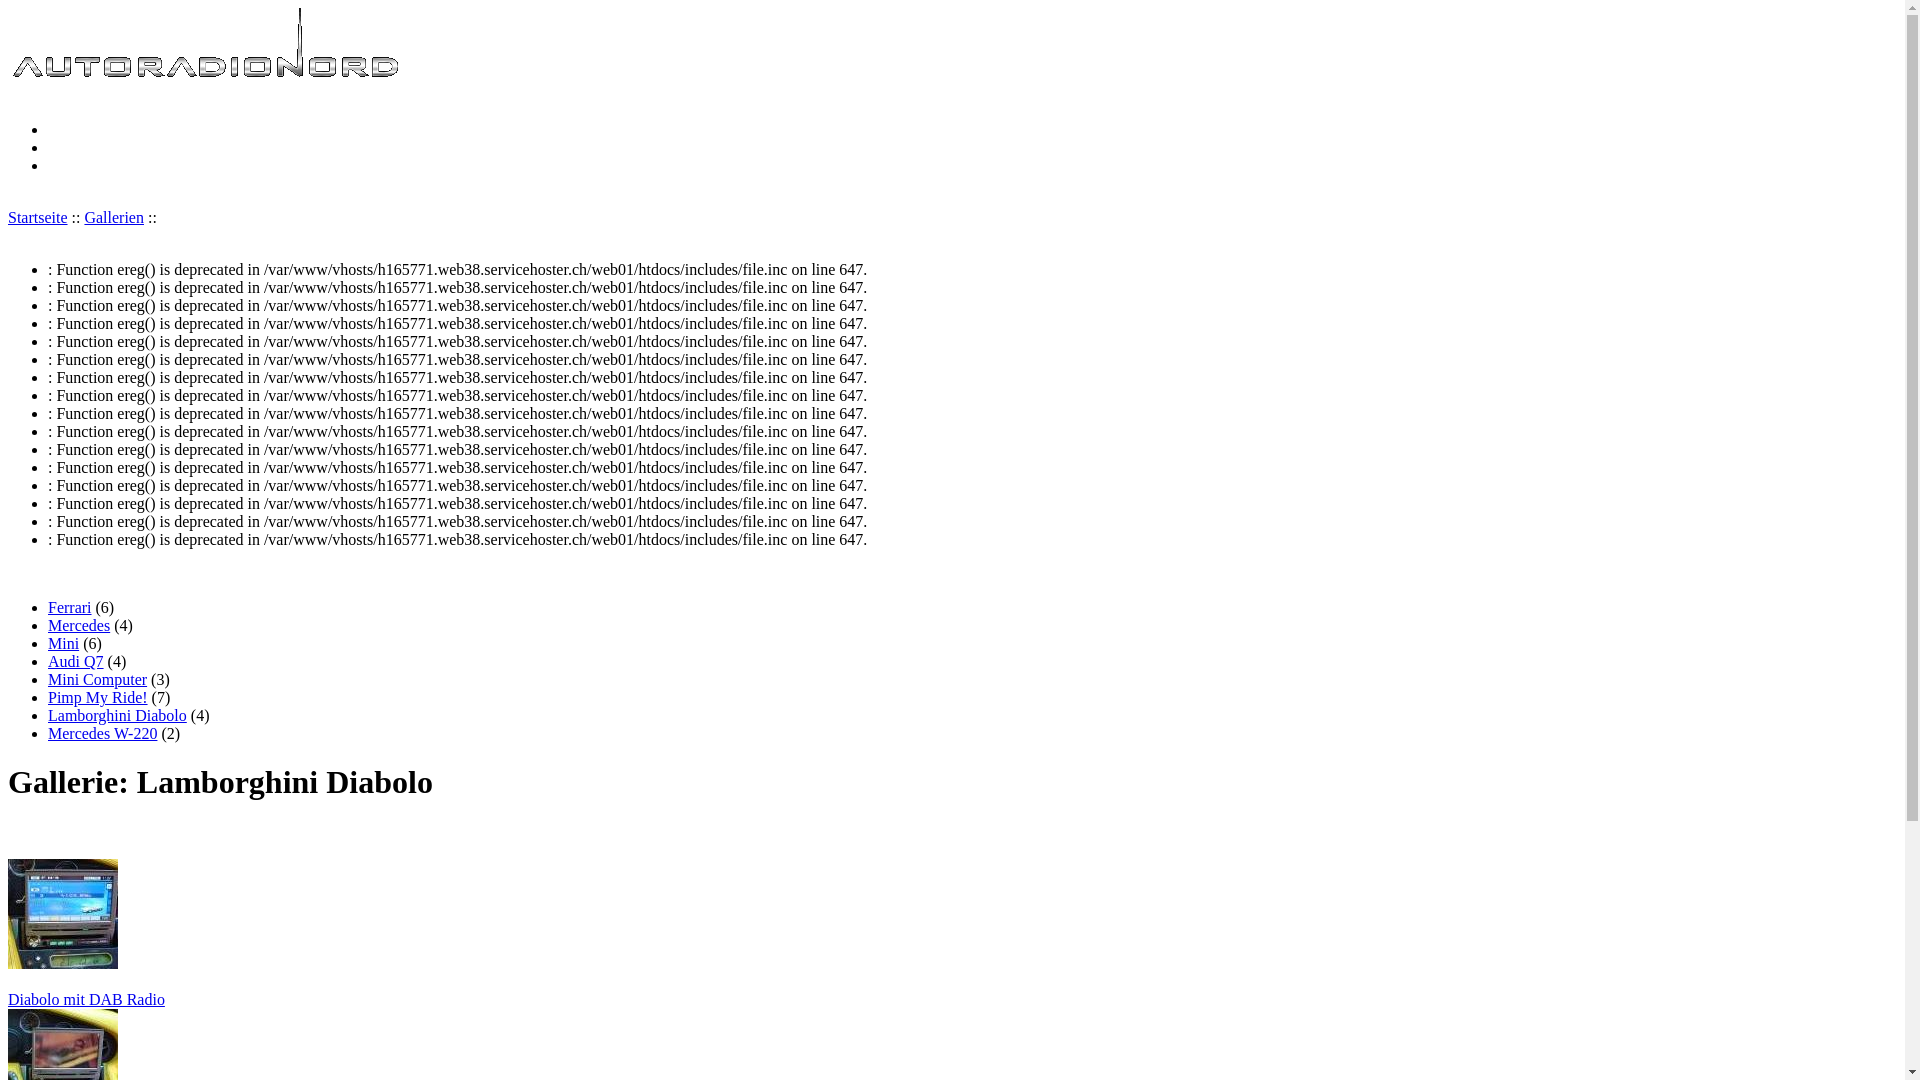  I want to click on 'Mercedes W-220', so click(48, 733).